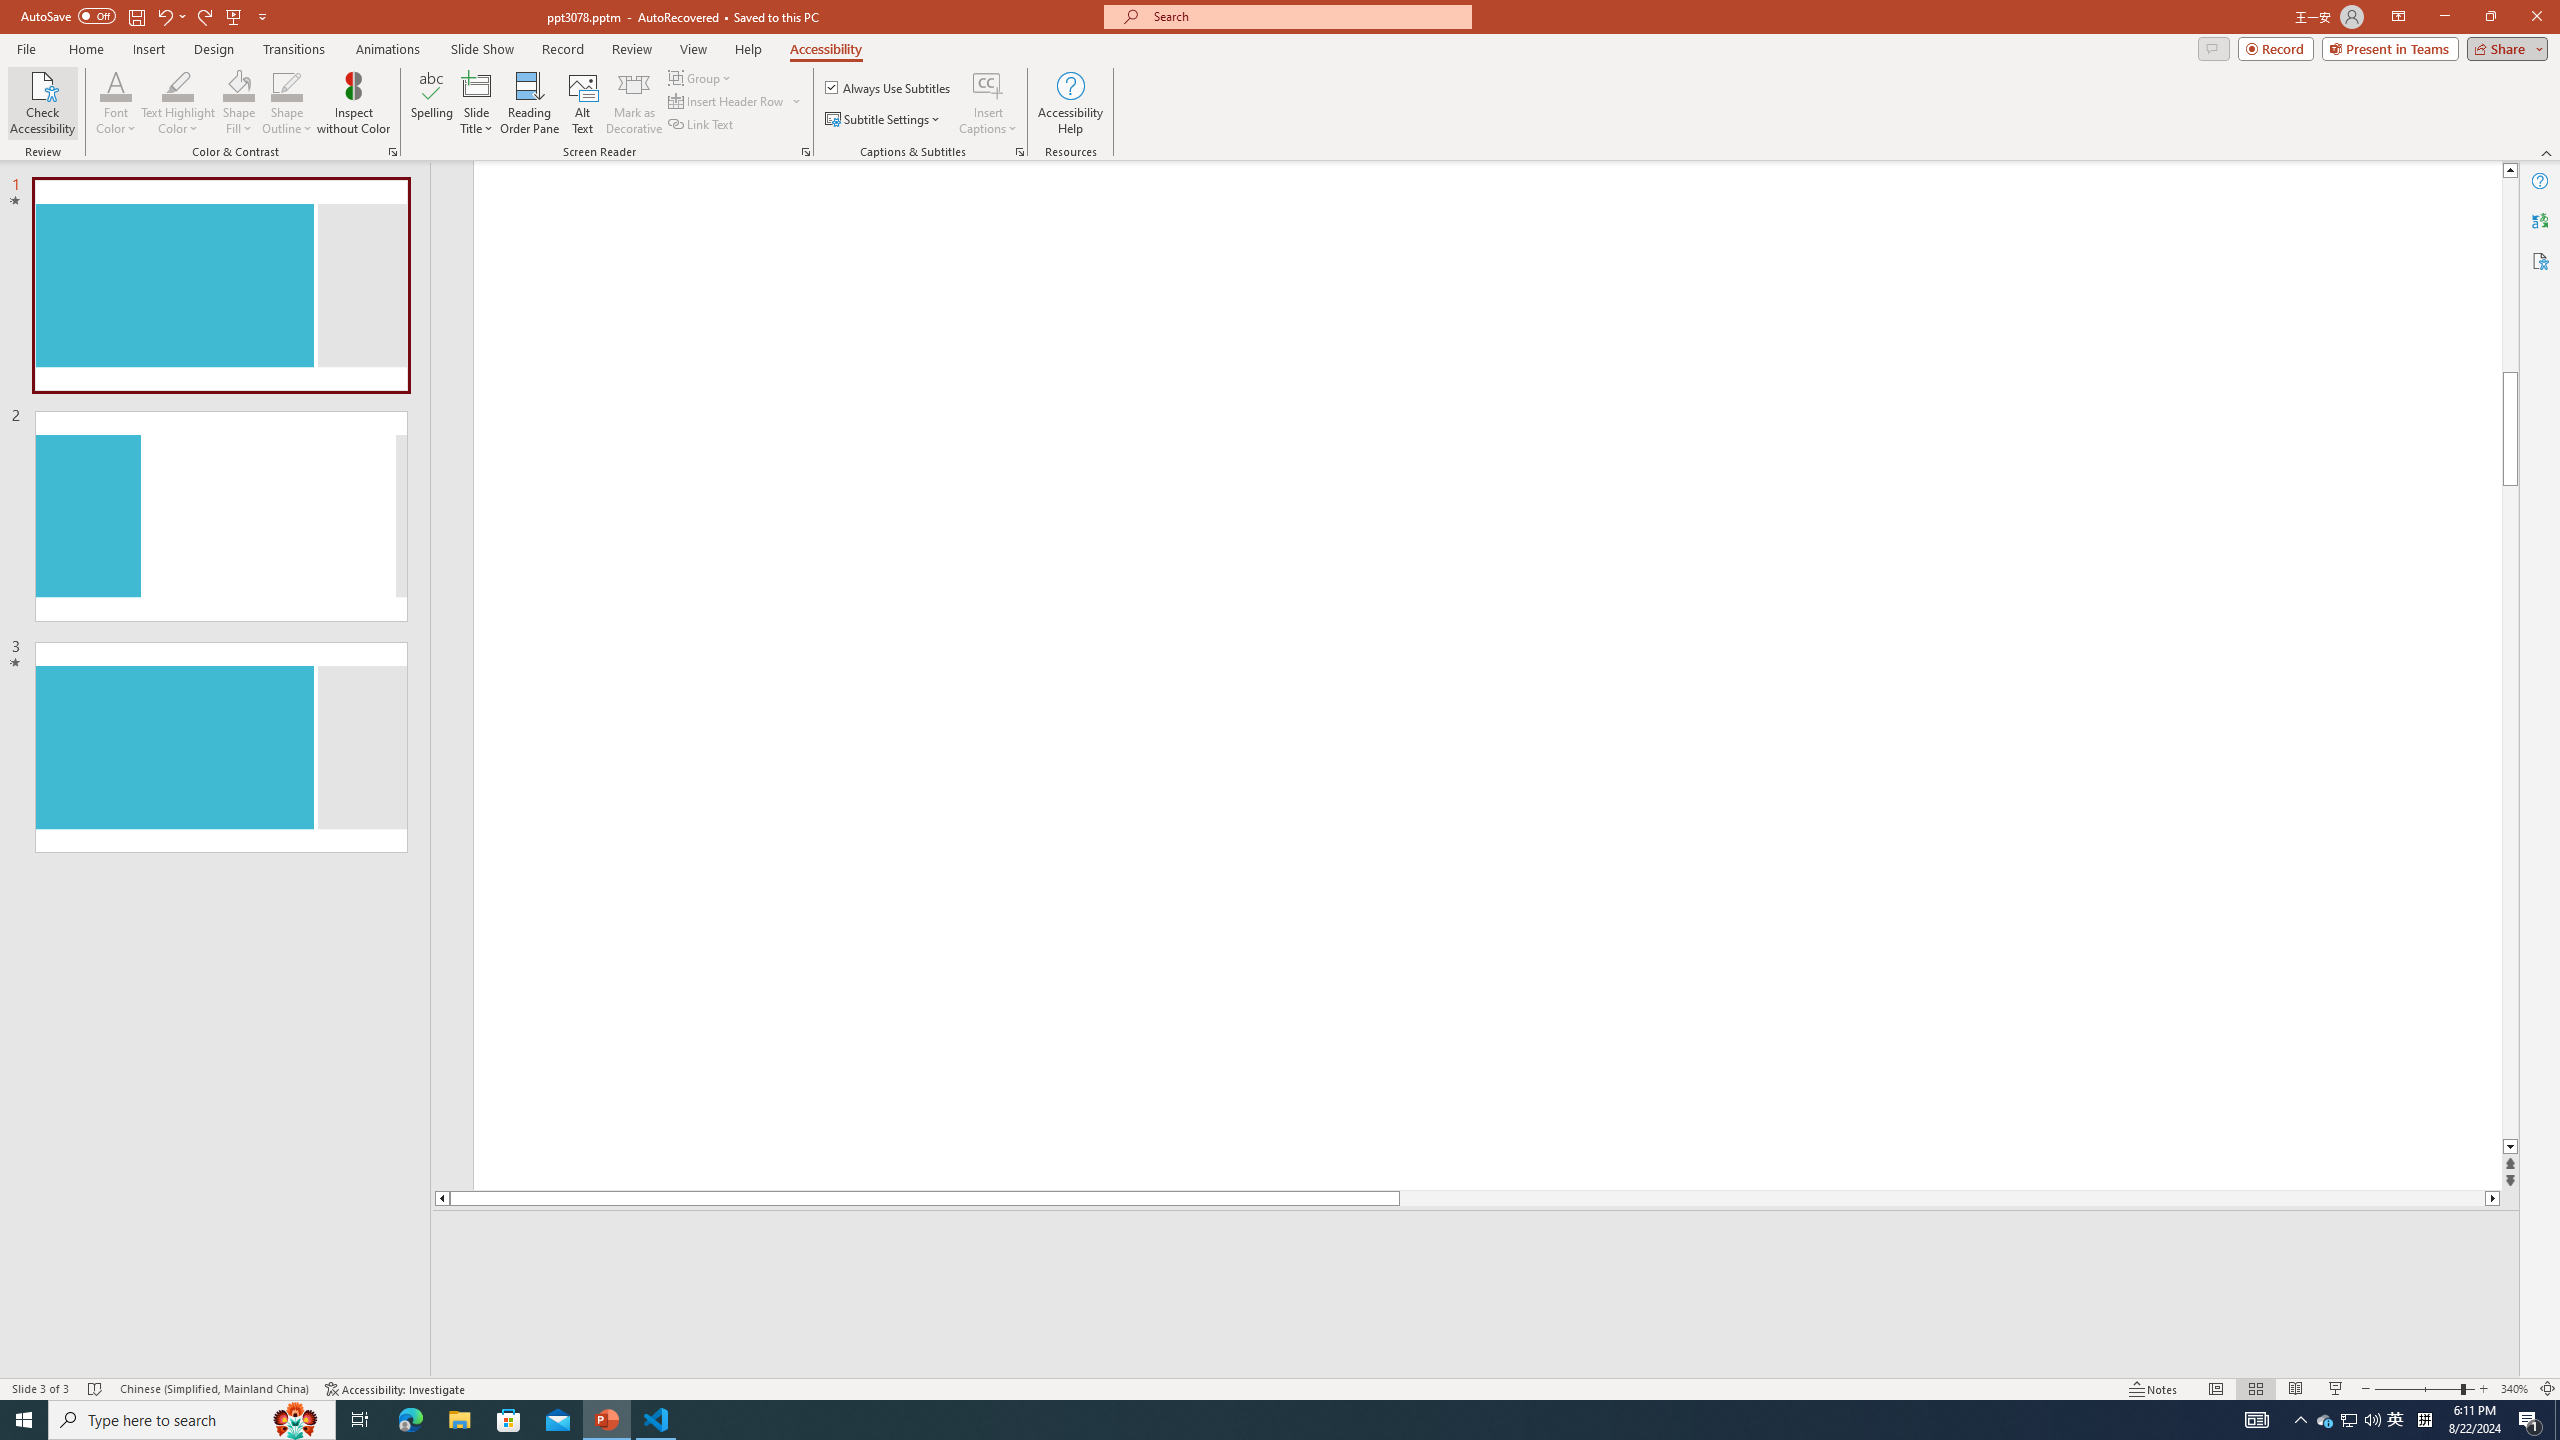 This screenshot has width=2560, height=1440. Describe the element at coordinates (530, 103) in the screenshot. I see `'Reading Order Pane'` at that location.